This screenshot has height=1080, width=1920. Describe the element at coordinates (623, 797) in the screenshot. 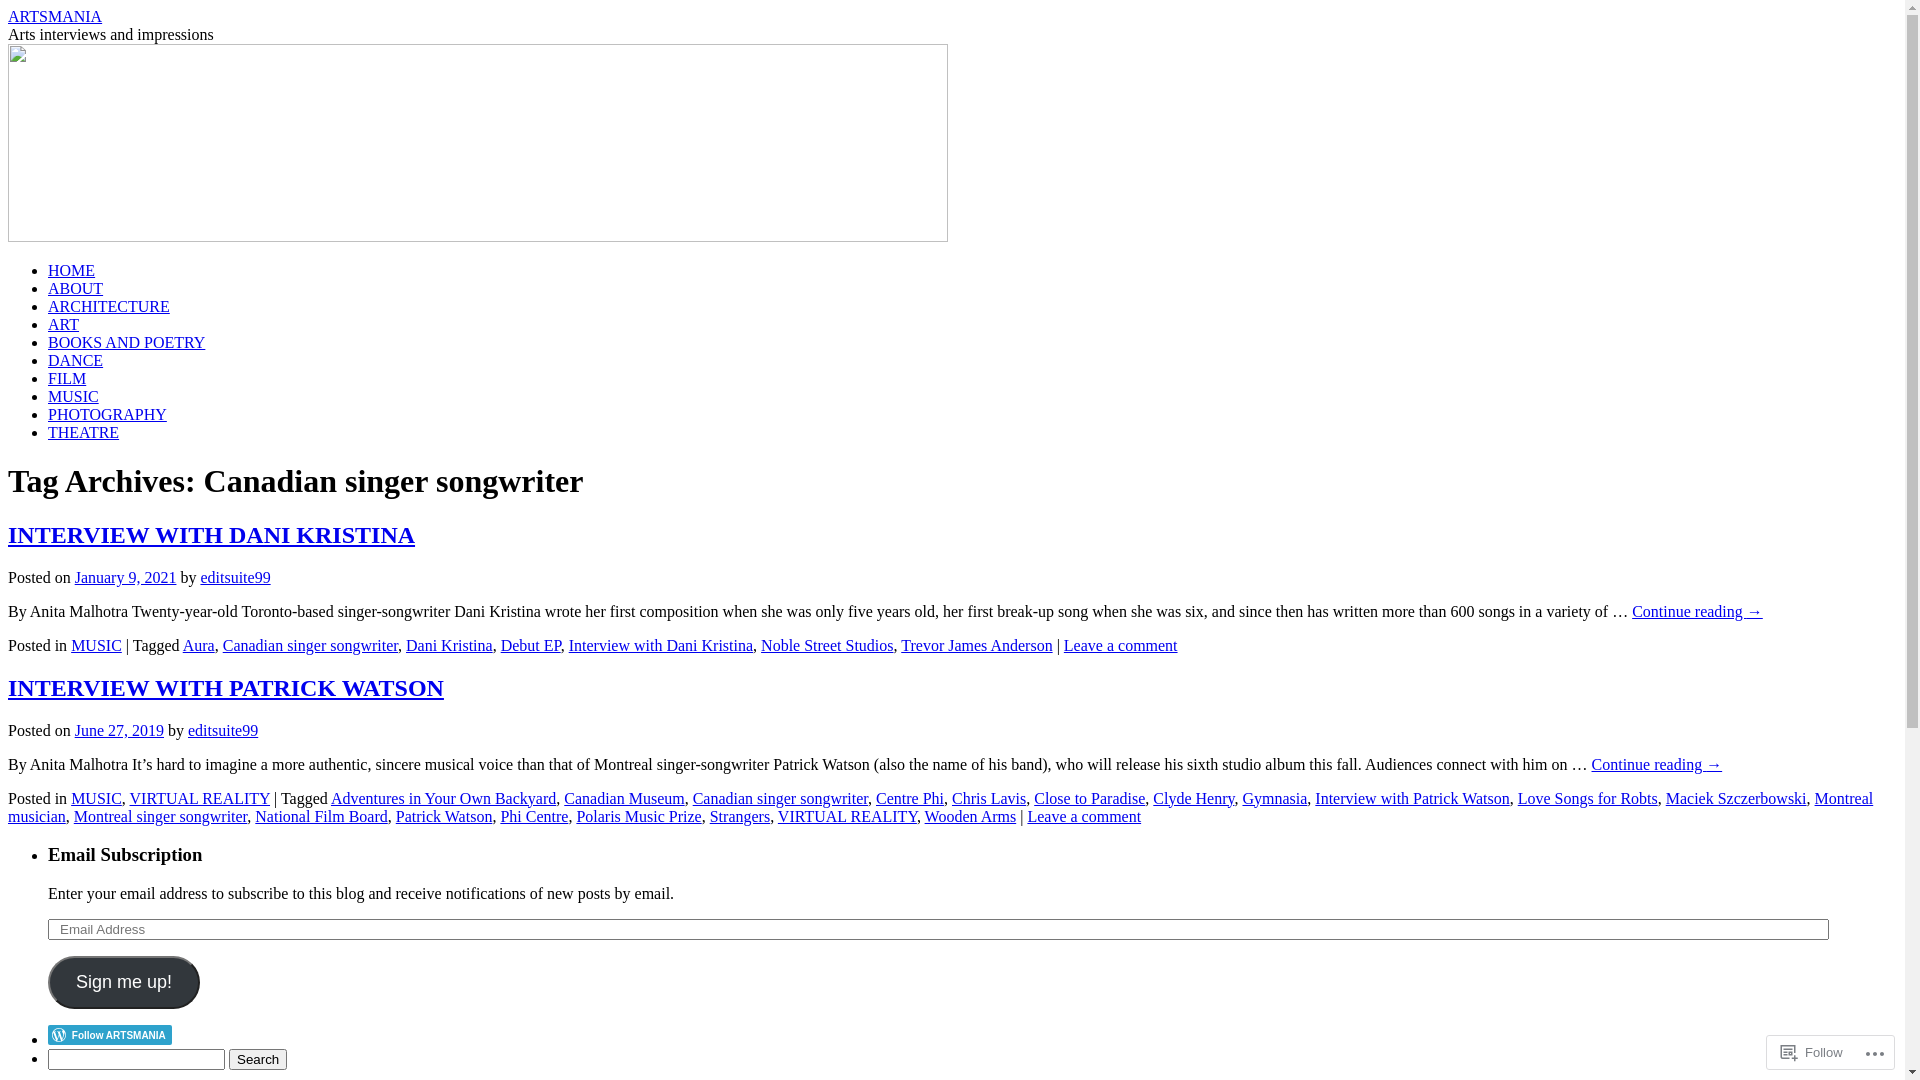

I see `'Canadian Museum'` at that location.